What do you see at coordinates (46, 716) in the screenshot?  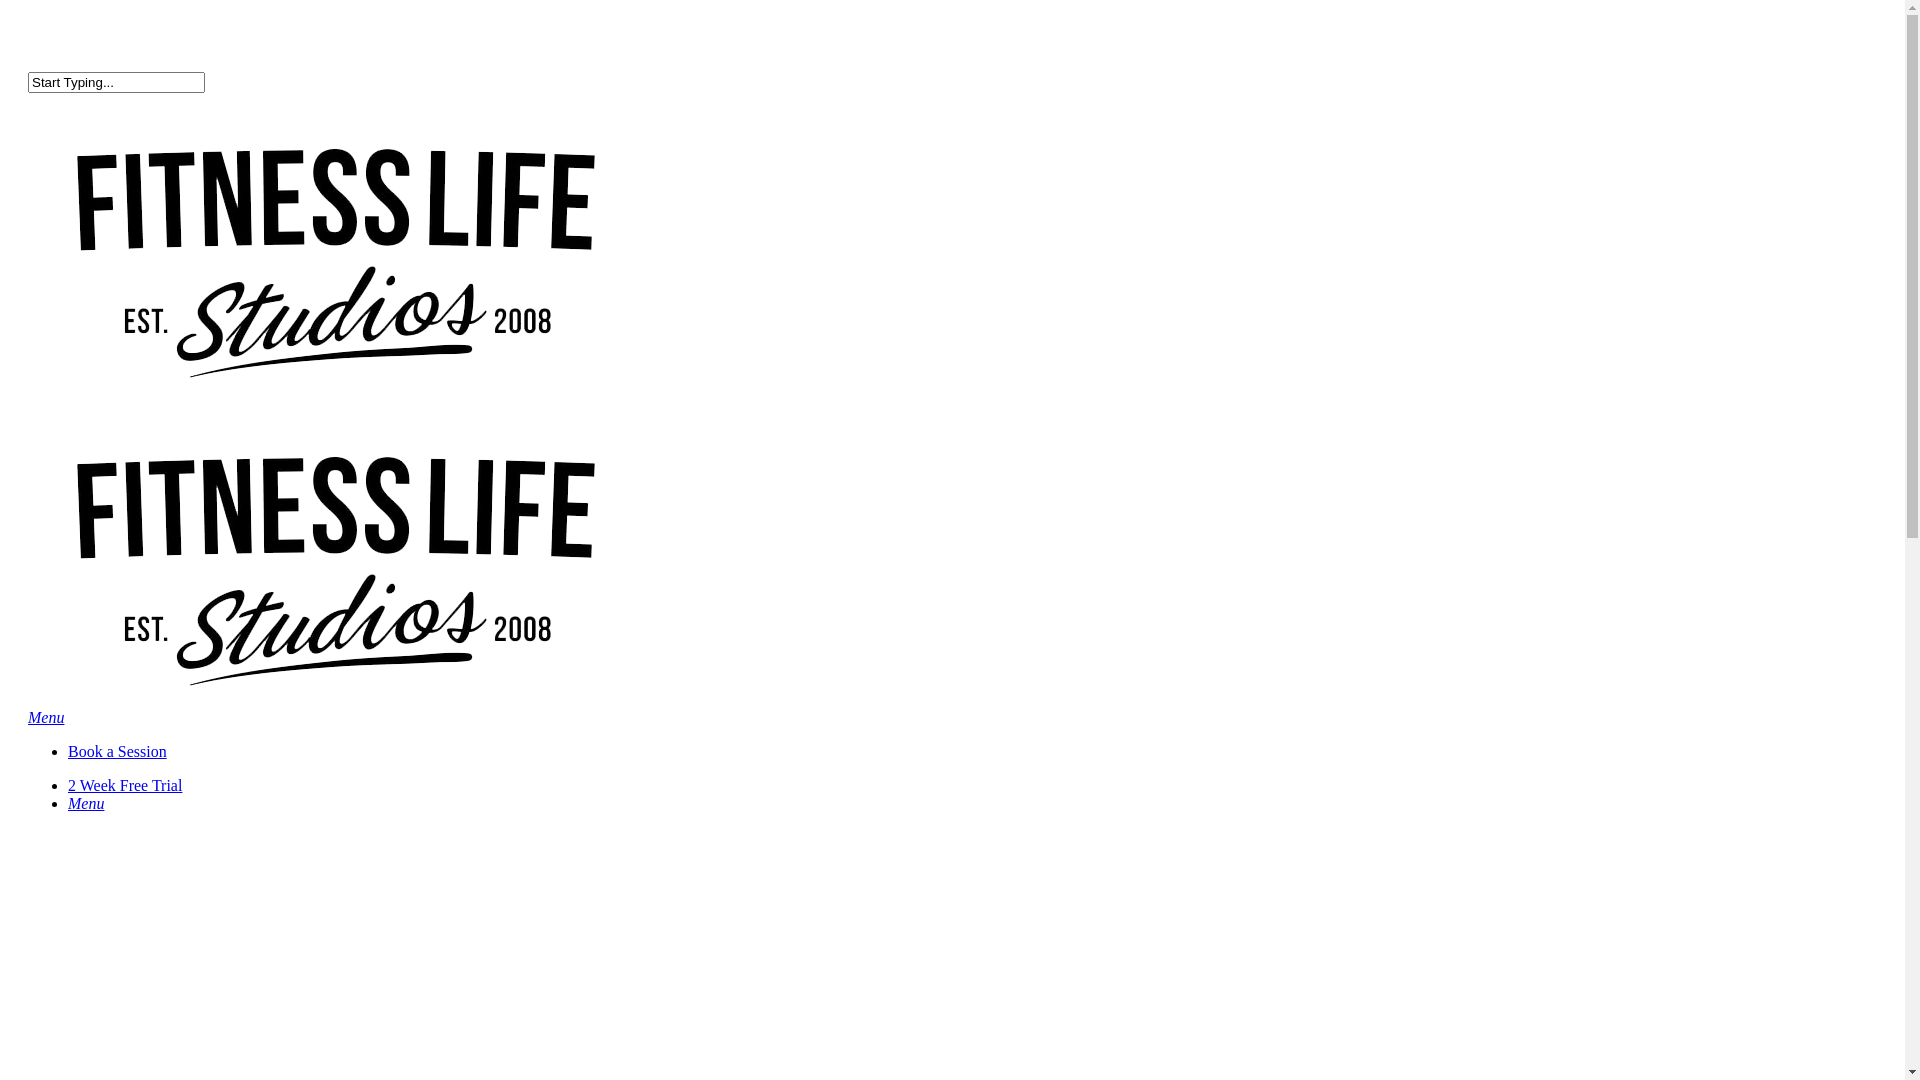 I see `'Menu'` at bounding box center [46, 716].